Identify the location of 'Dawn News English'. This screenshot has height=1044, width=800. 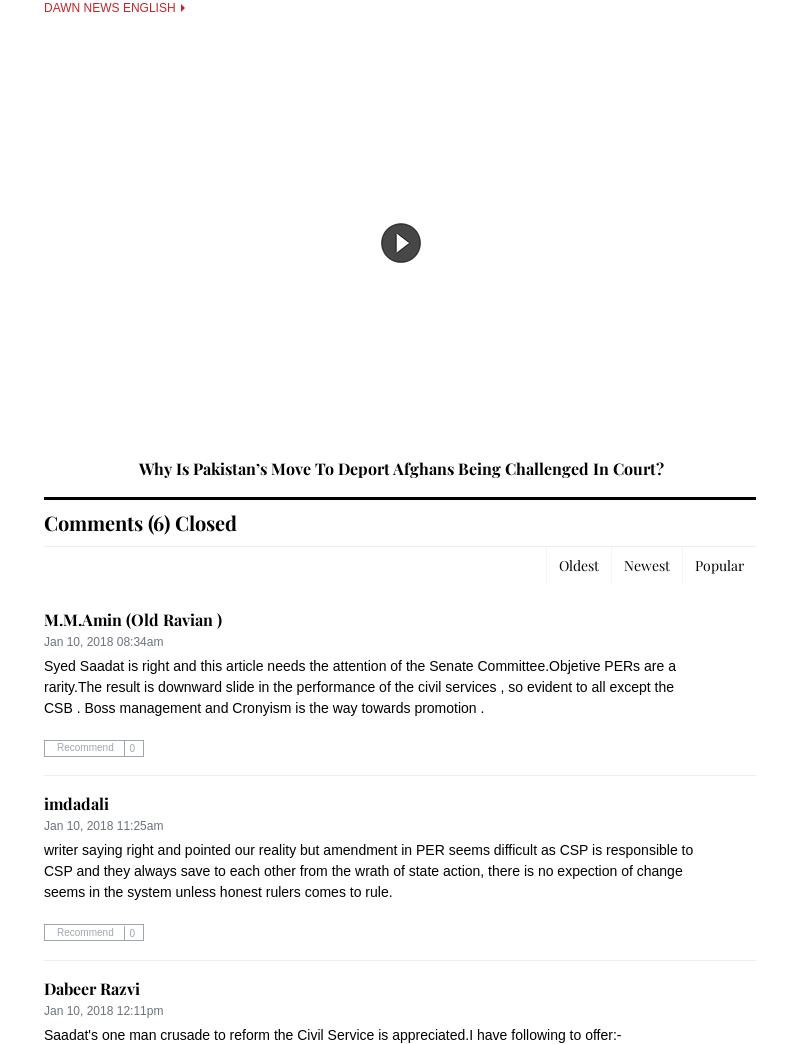
(110, 7).